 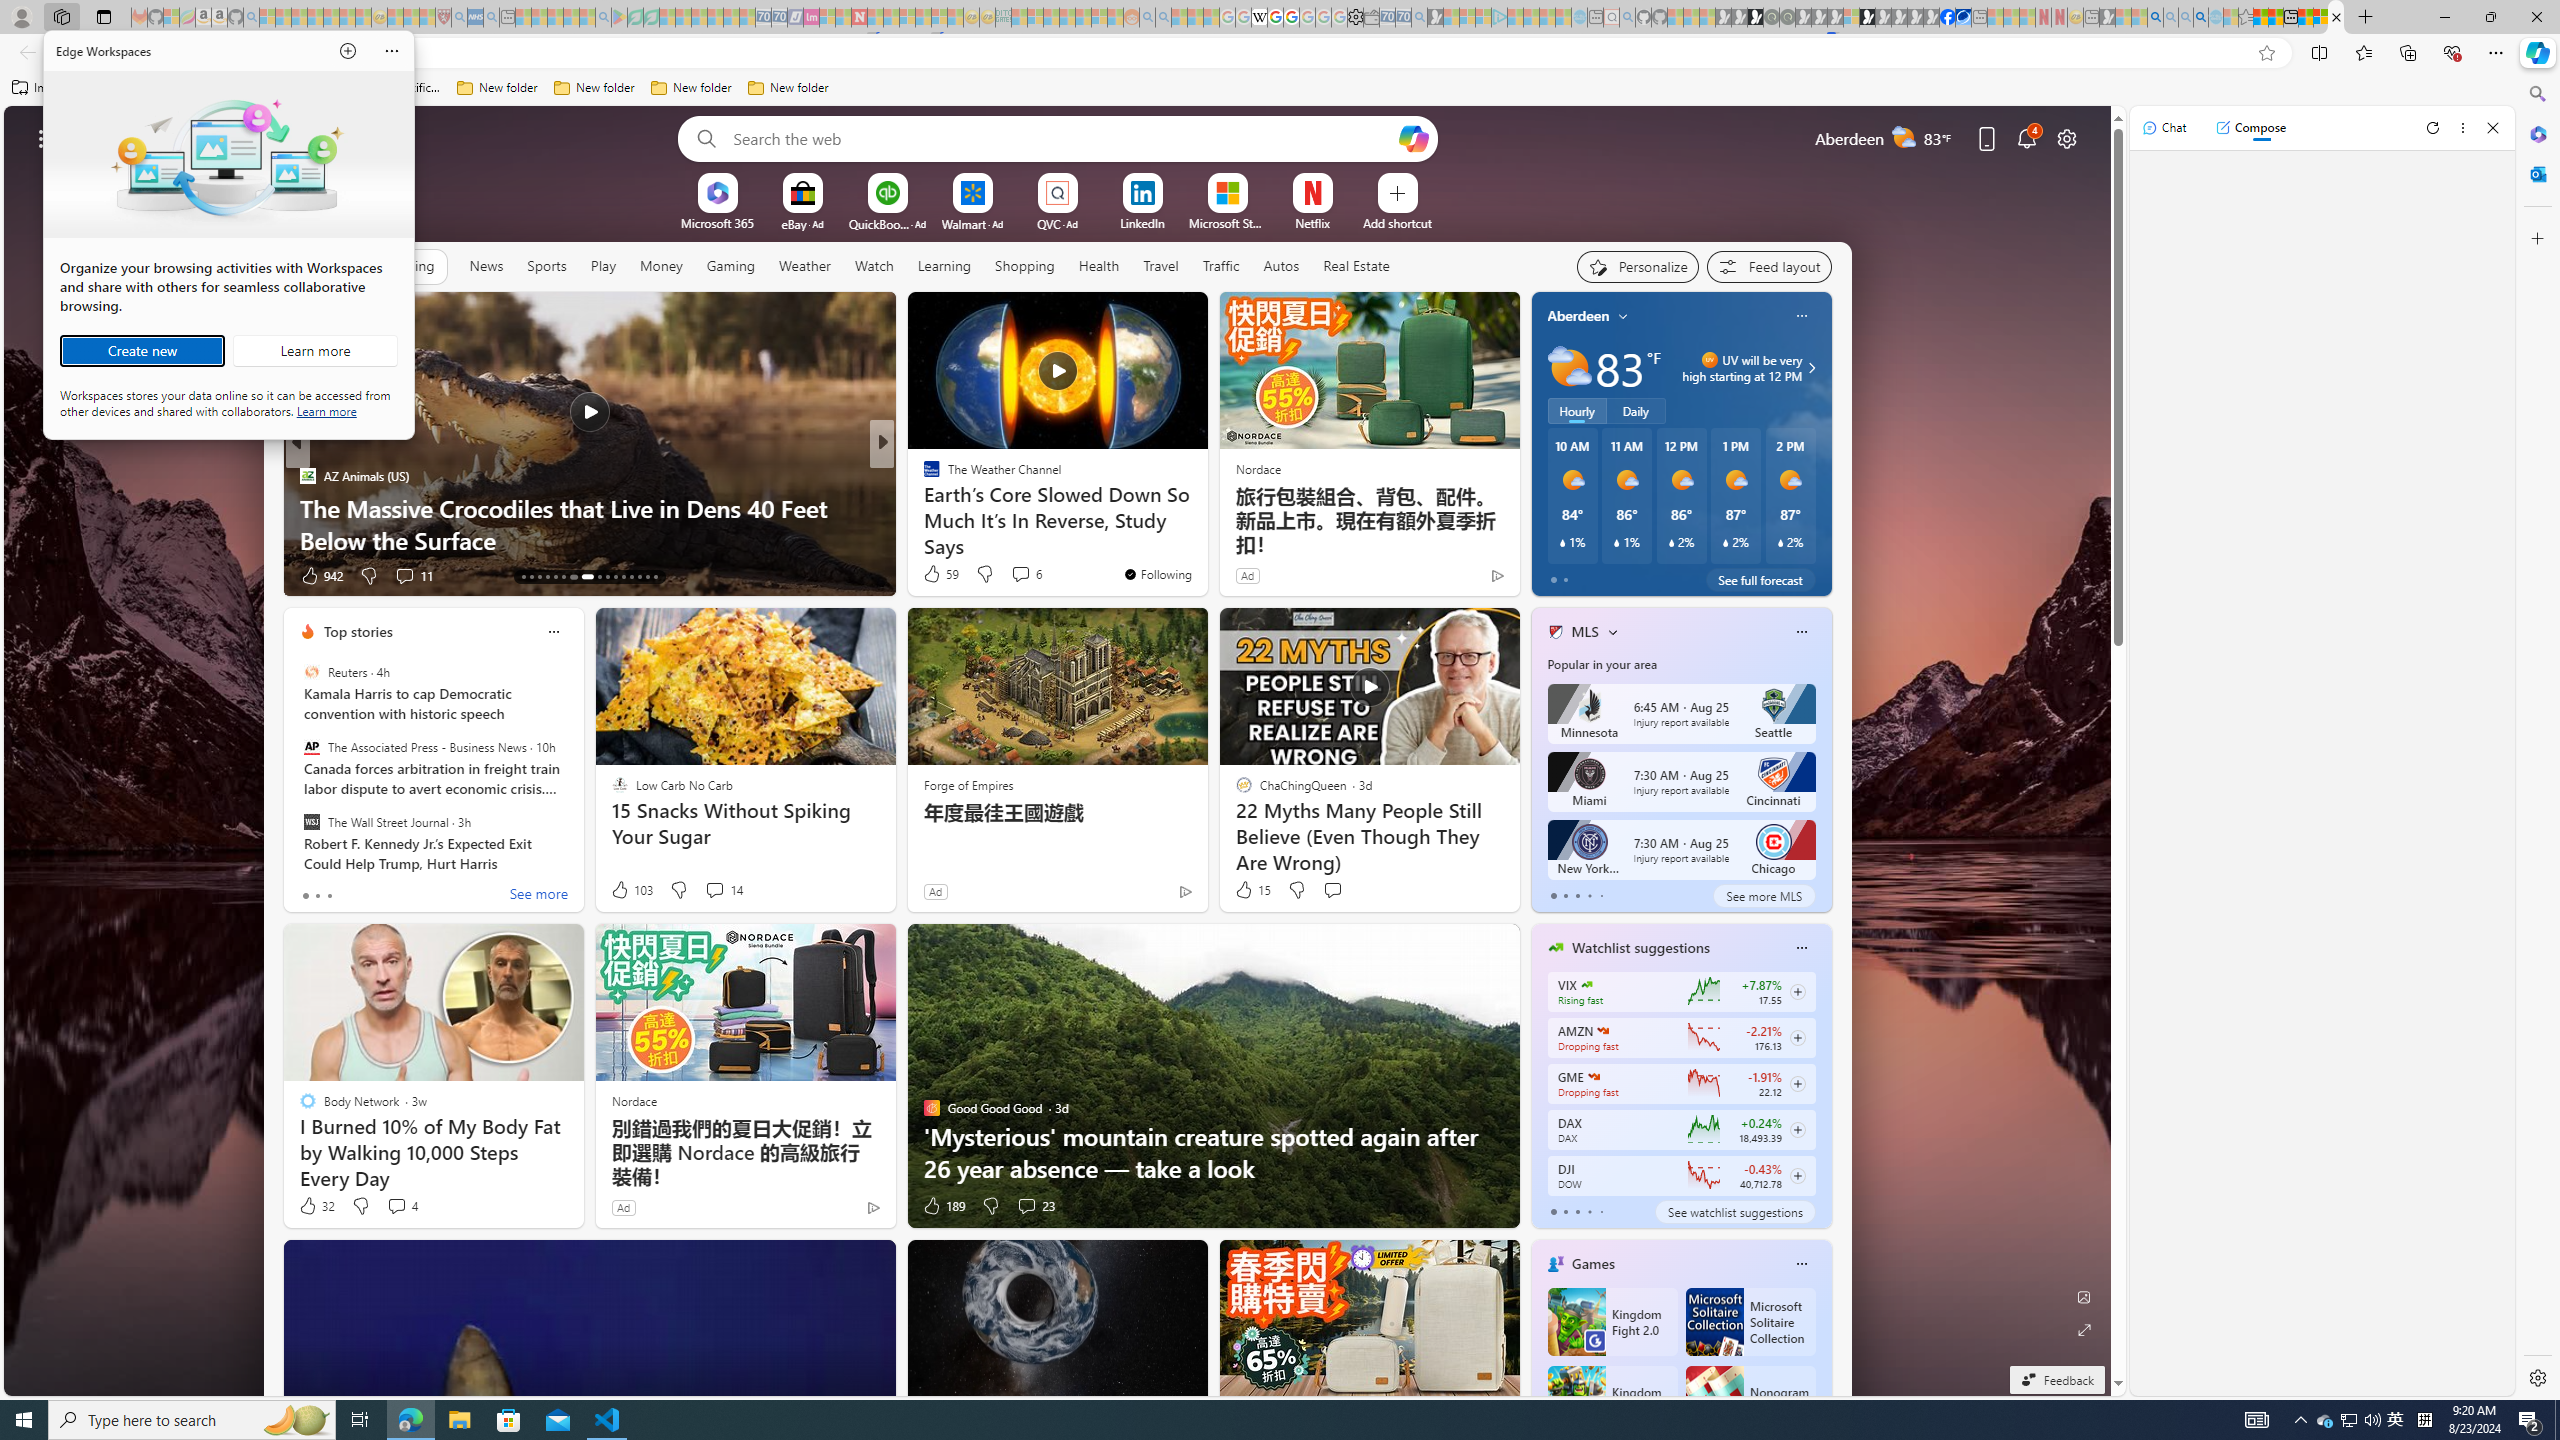 I want to click on '189 Like', so click(x=942, y=1206).